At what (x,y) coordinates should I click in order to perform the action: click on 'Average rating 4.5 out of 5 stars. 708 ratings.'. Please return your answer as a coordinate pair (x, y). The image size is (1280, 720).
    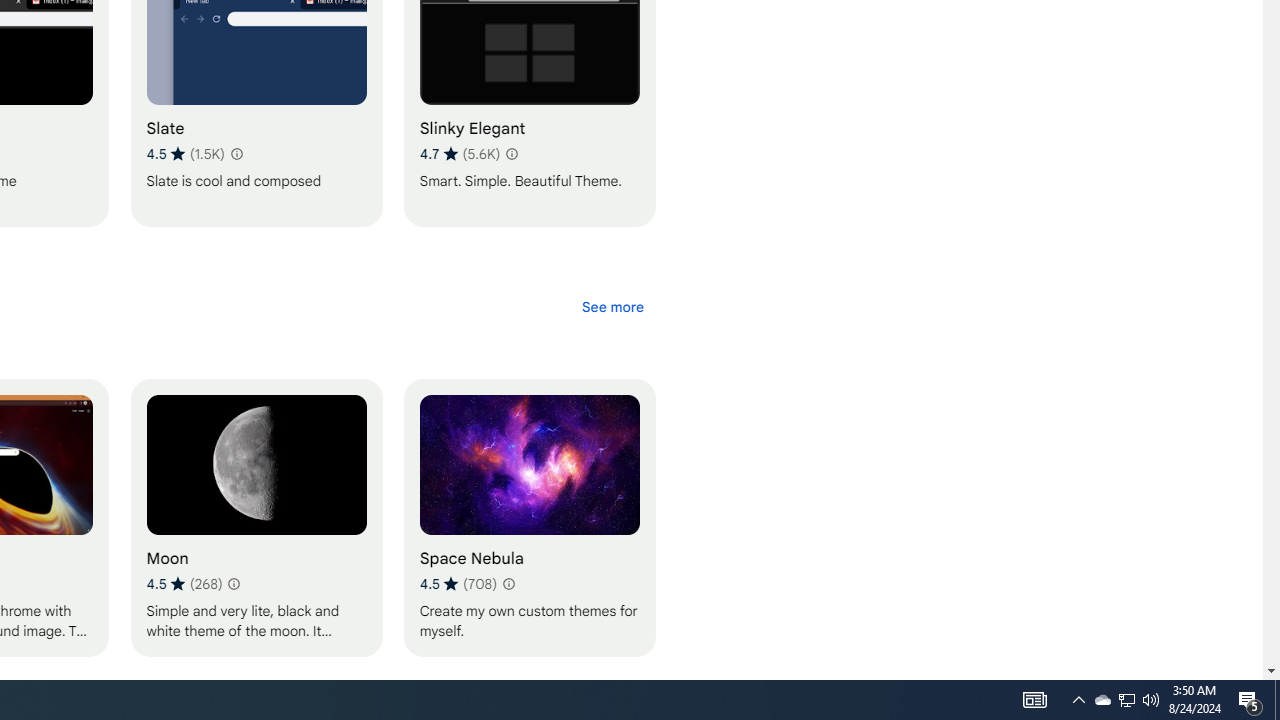
    Looking at the image, I should click on (456, 583).